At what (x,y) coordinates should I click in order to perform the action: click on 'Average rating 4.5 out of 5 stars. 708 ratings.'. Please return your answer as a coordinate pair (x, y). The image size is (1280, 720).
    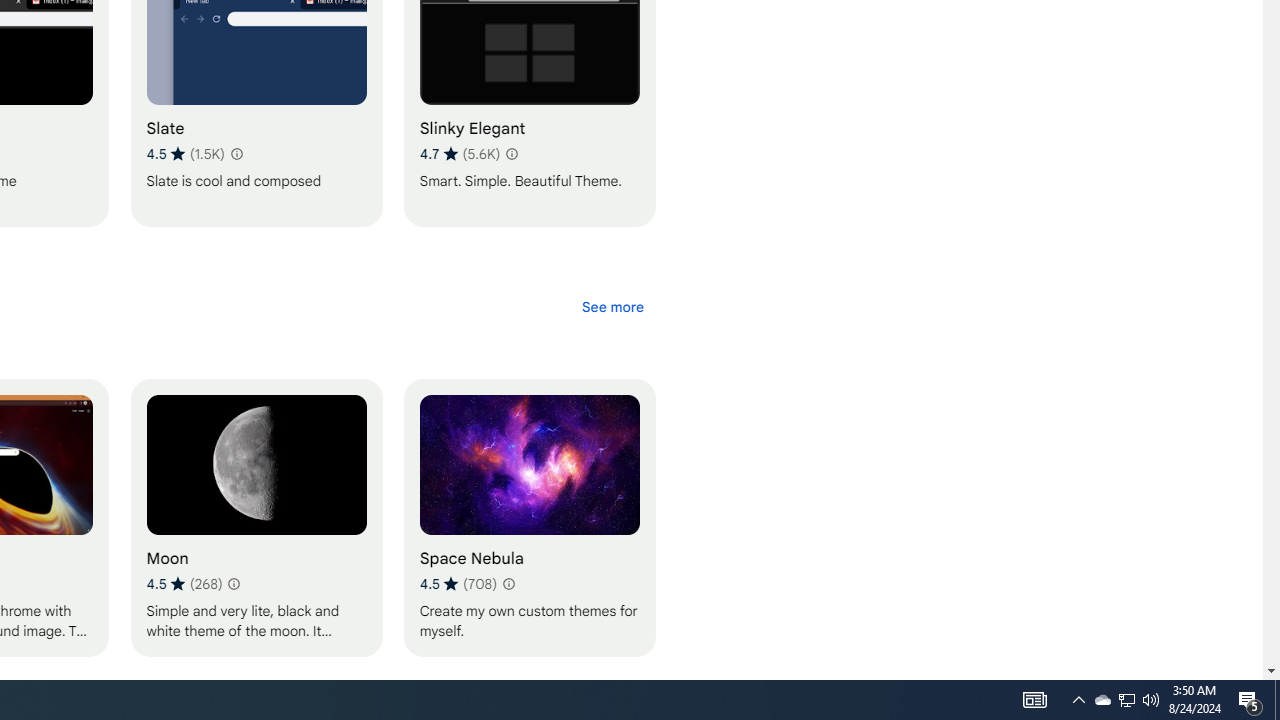
    Looking at the image, I should click on (456, 583).